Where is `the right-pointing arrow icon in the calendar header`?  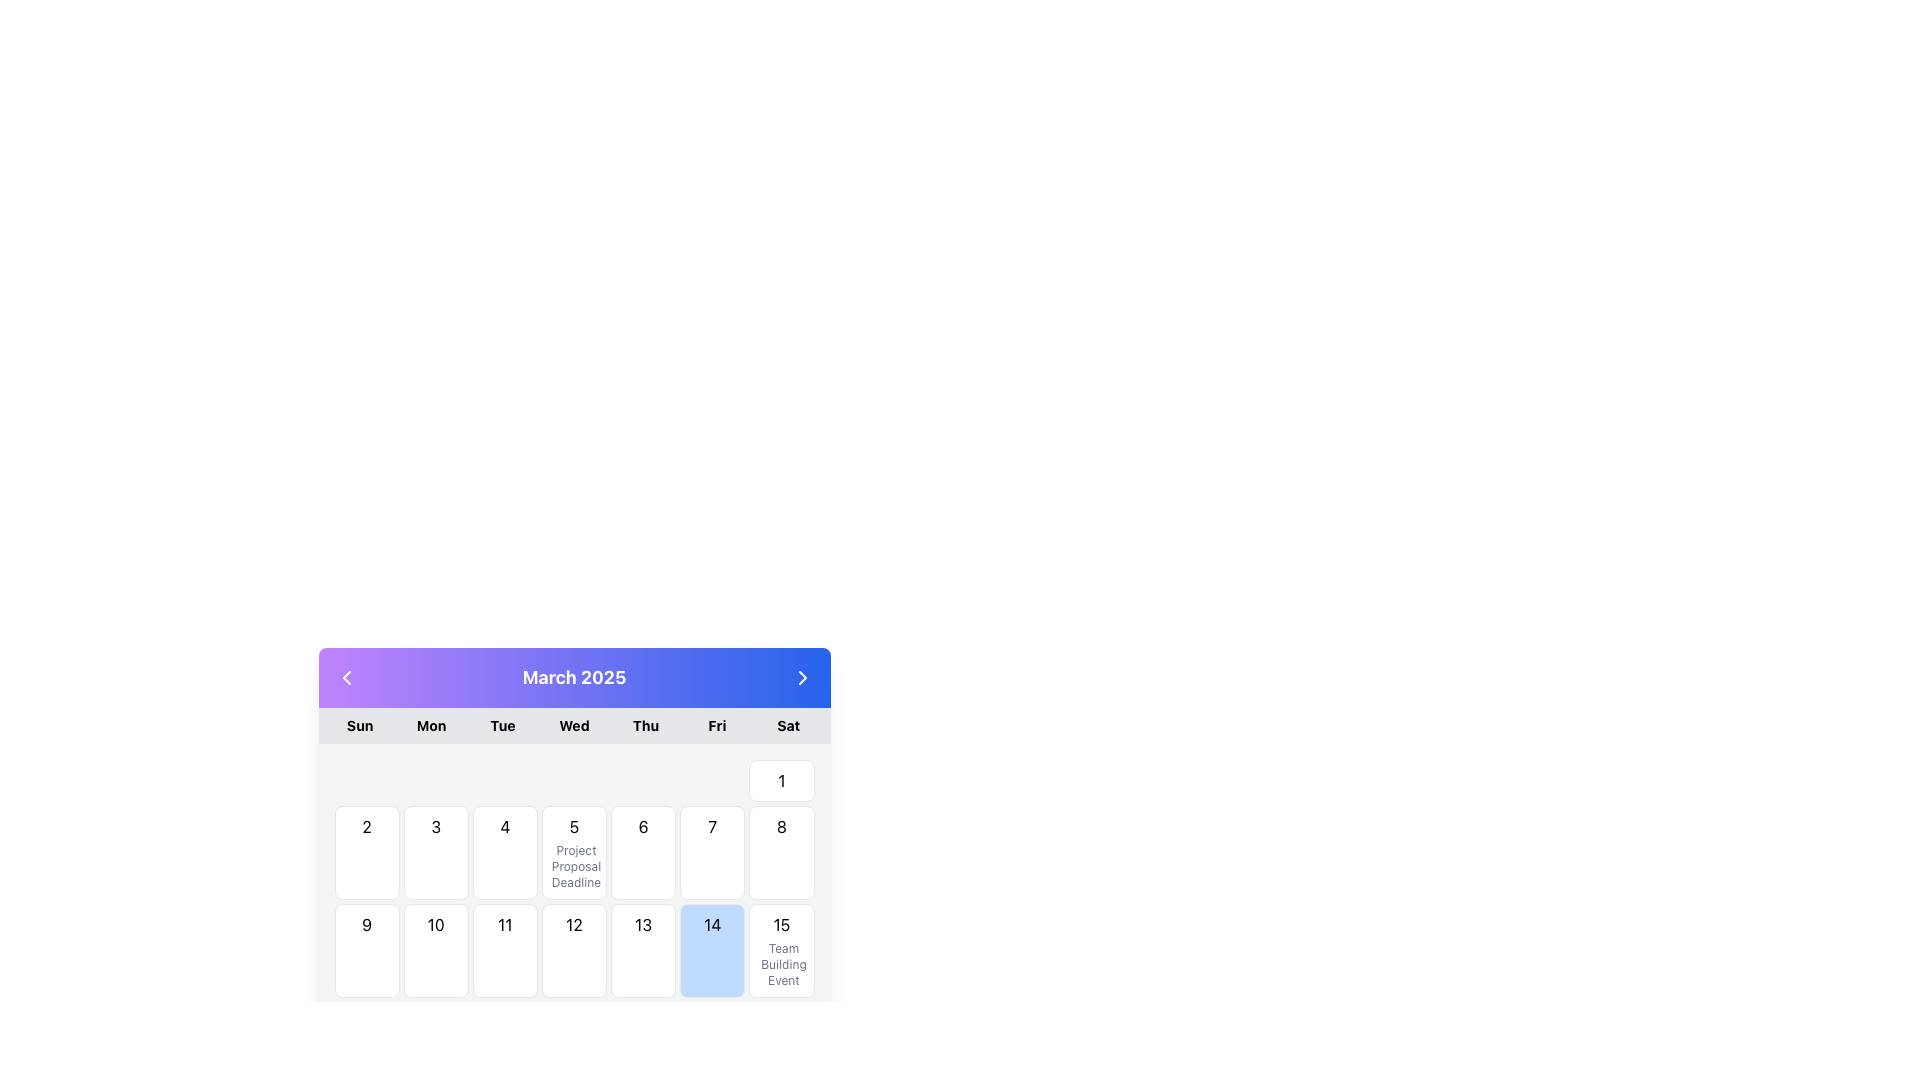
the right-pointing arrow icon in the calendar header is located at coordinates (802, 677).